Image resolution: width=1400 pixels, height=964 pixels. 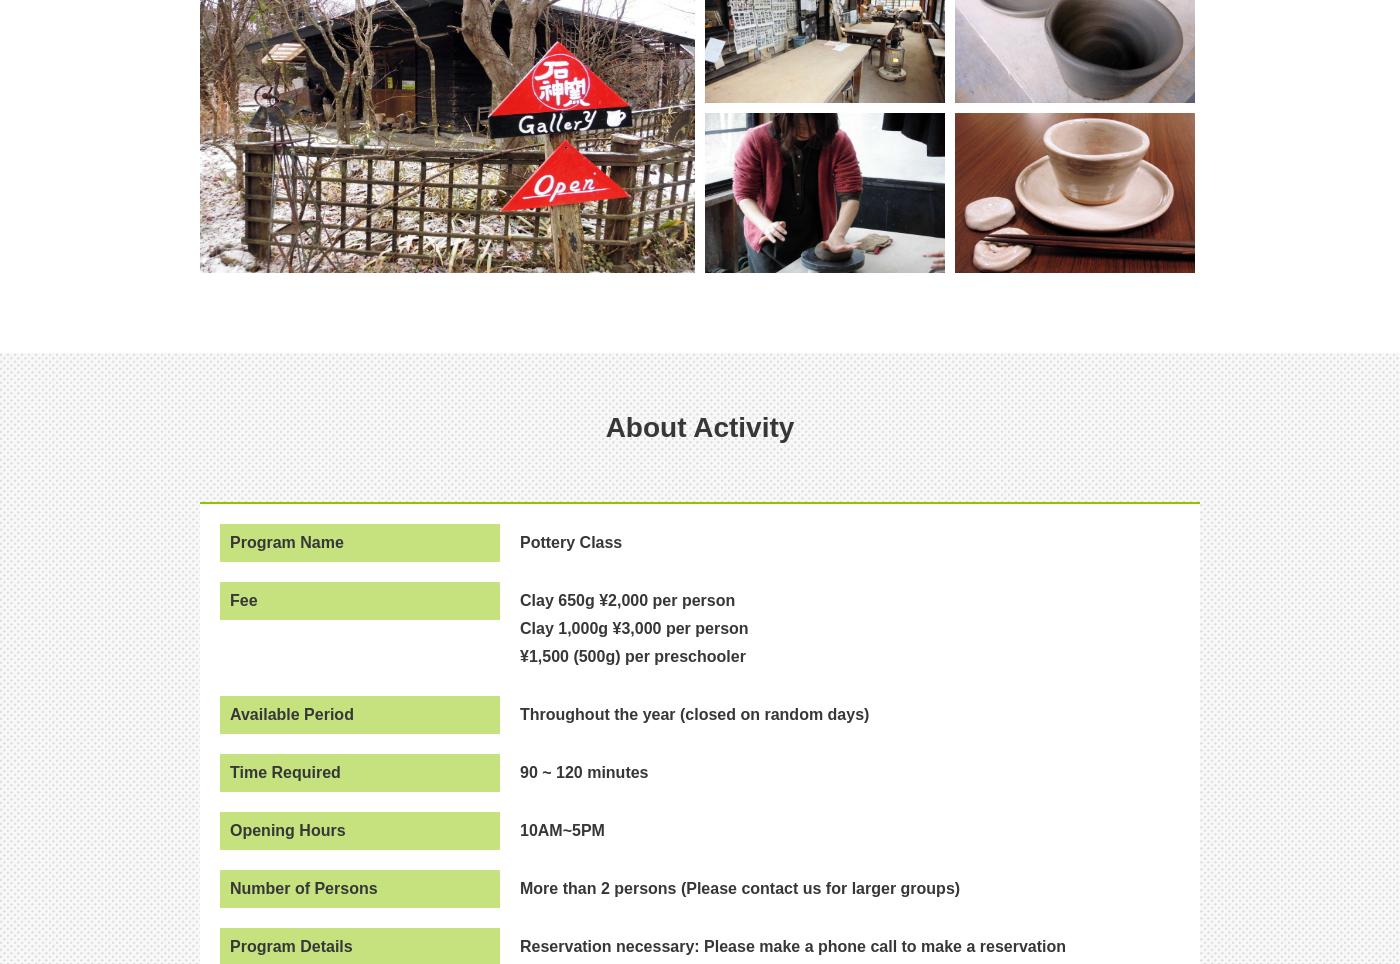 What do you see at coordinates (291, 945) in the screenshot?
I see `'Program Details'` at bounding box center [291, 945].